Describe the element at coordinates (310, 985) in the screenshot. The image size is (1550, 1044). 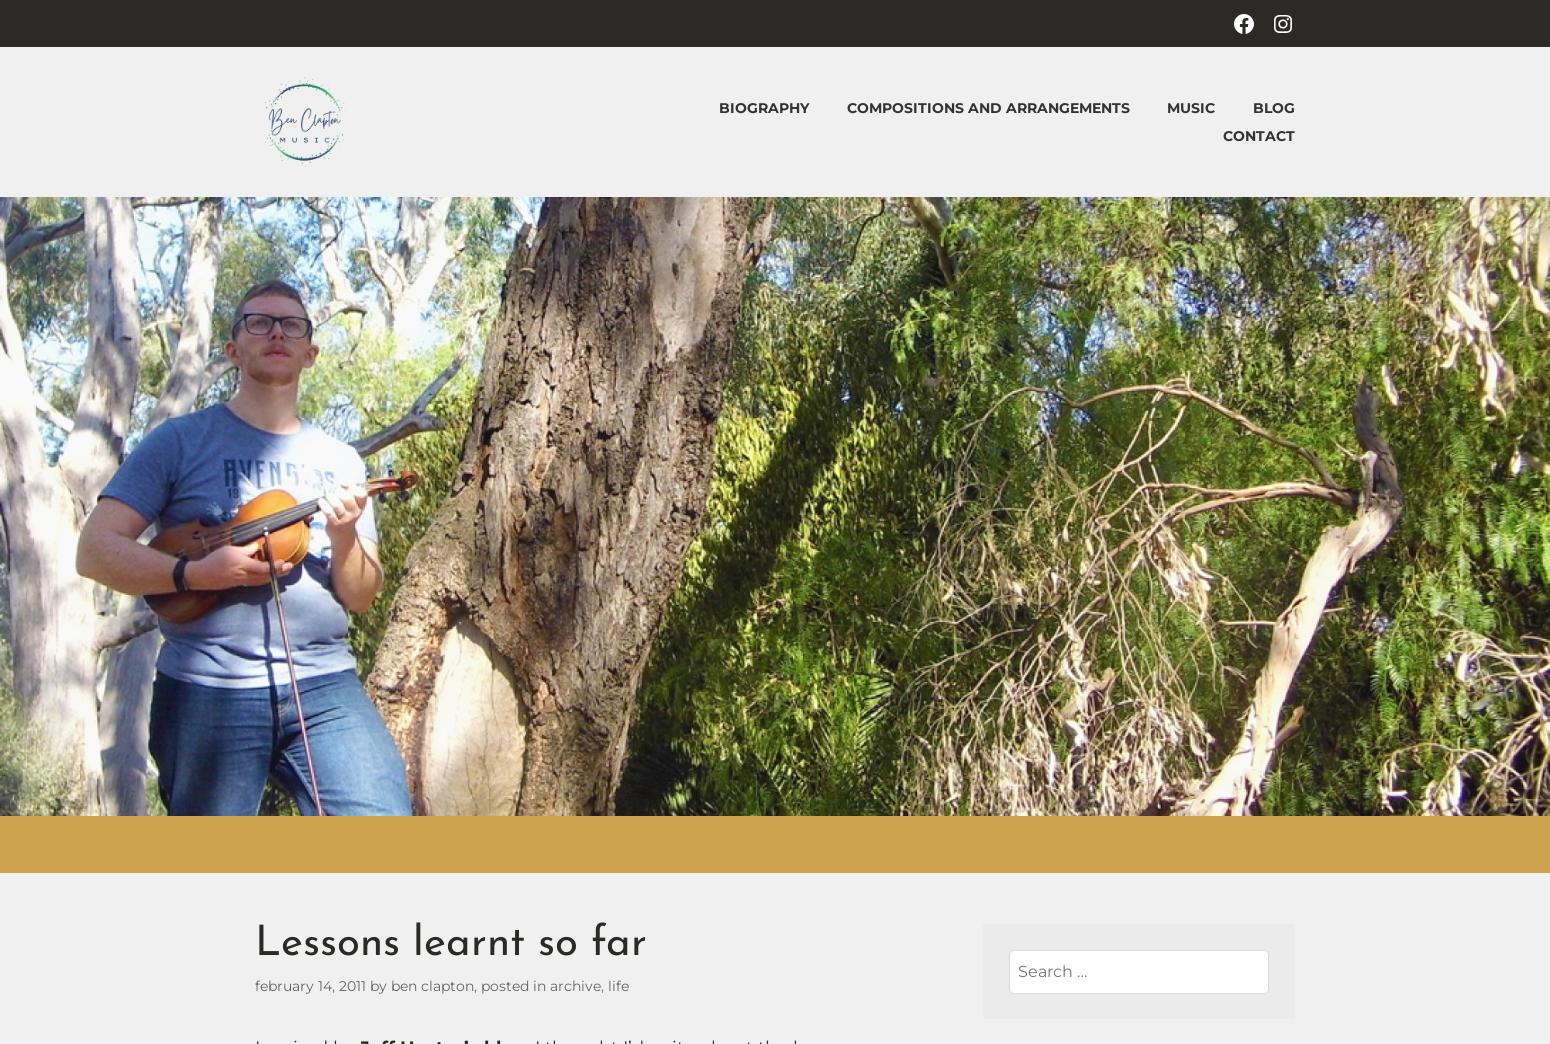
I see `'February 14, 2011'` at that location.